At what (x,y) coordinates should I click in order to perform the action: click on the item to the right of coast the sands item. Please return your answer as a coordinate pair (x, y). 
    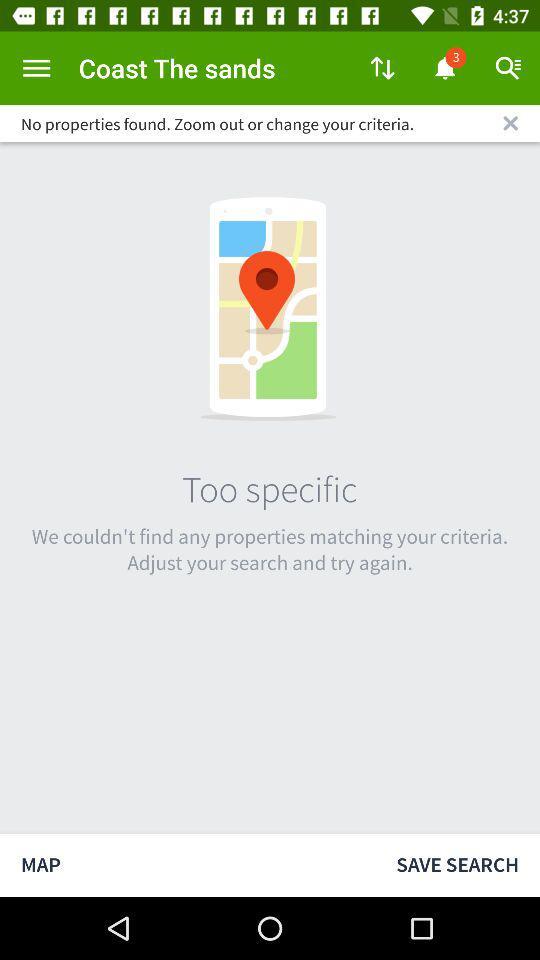
    Looking at the image, I should click on (382, 68).